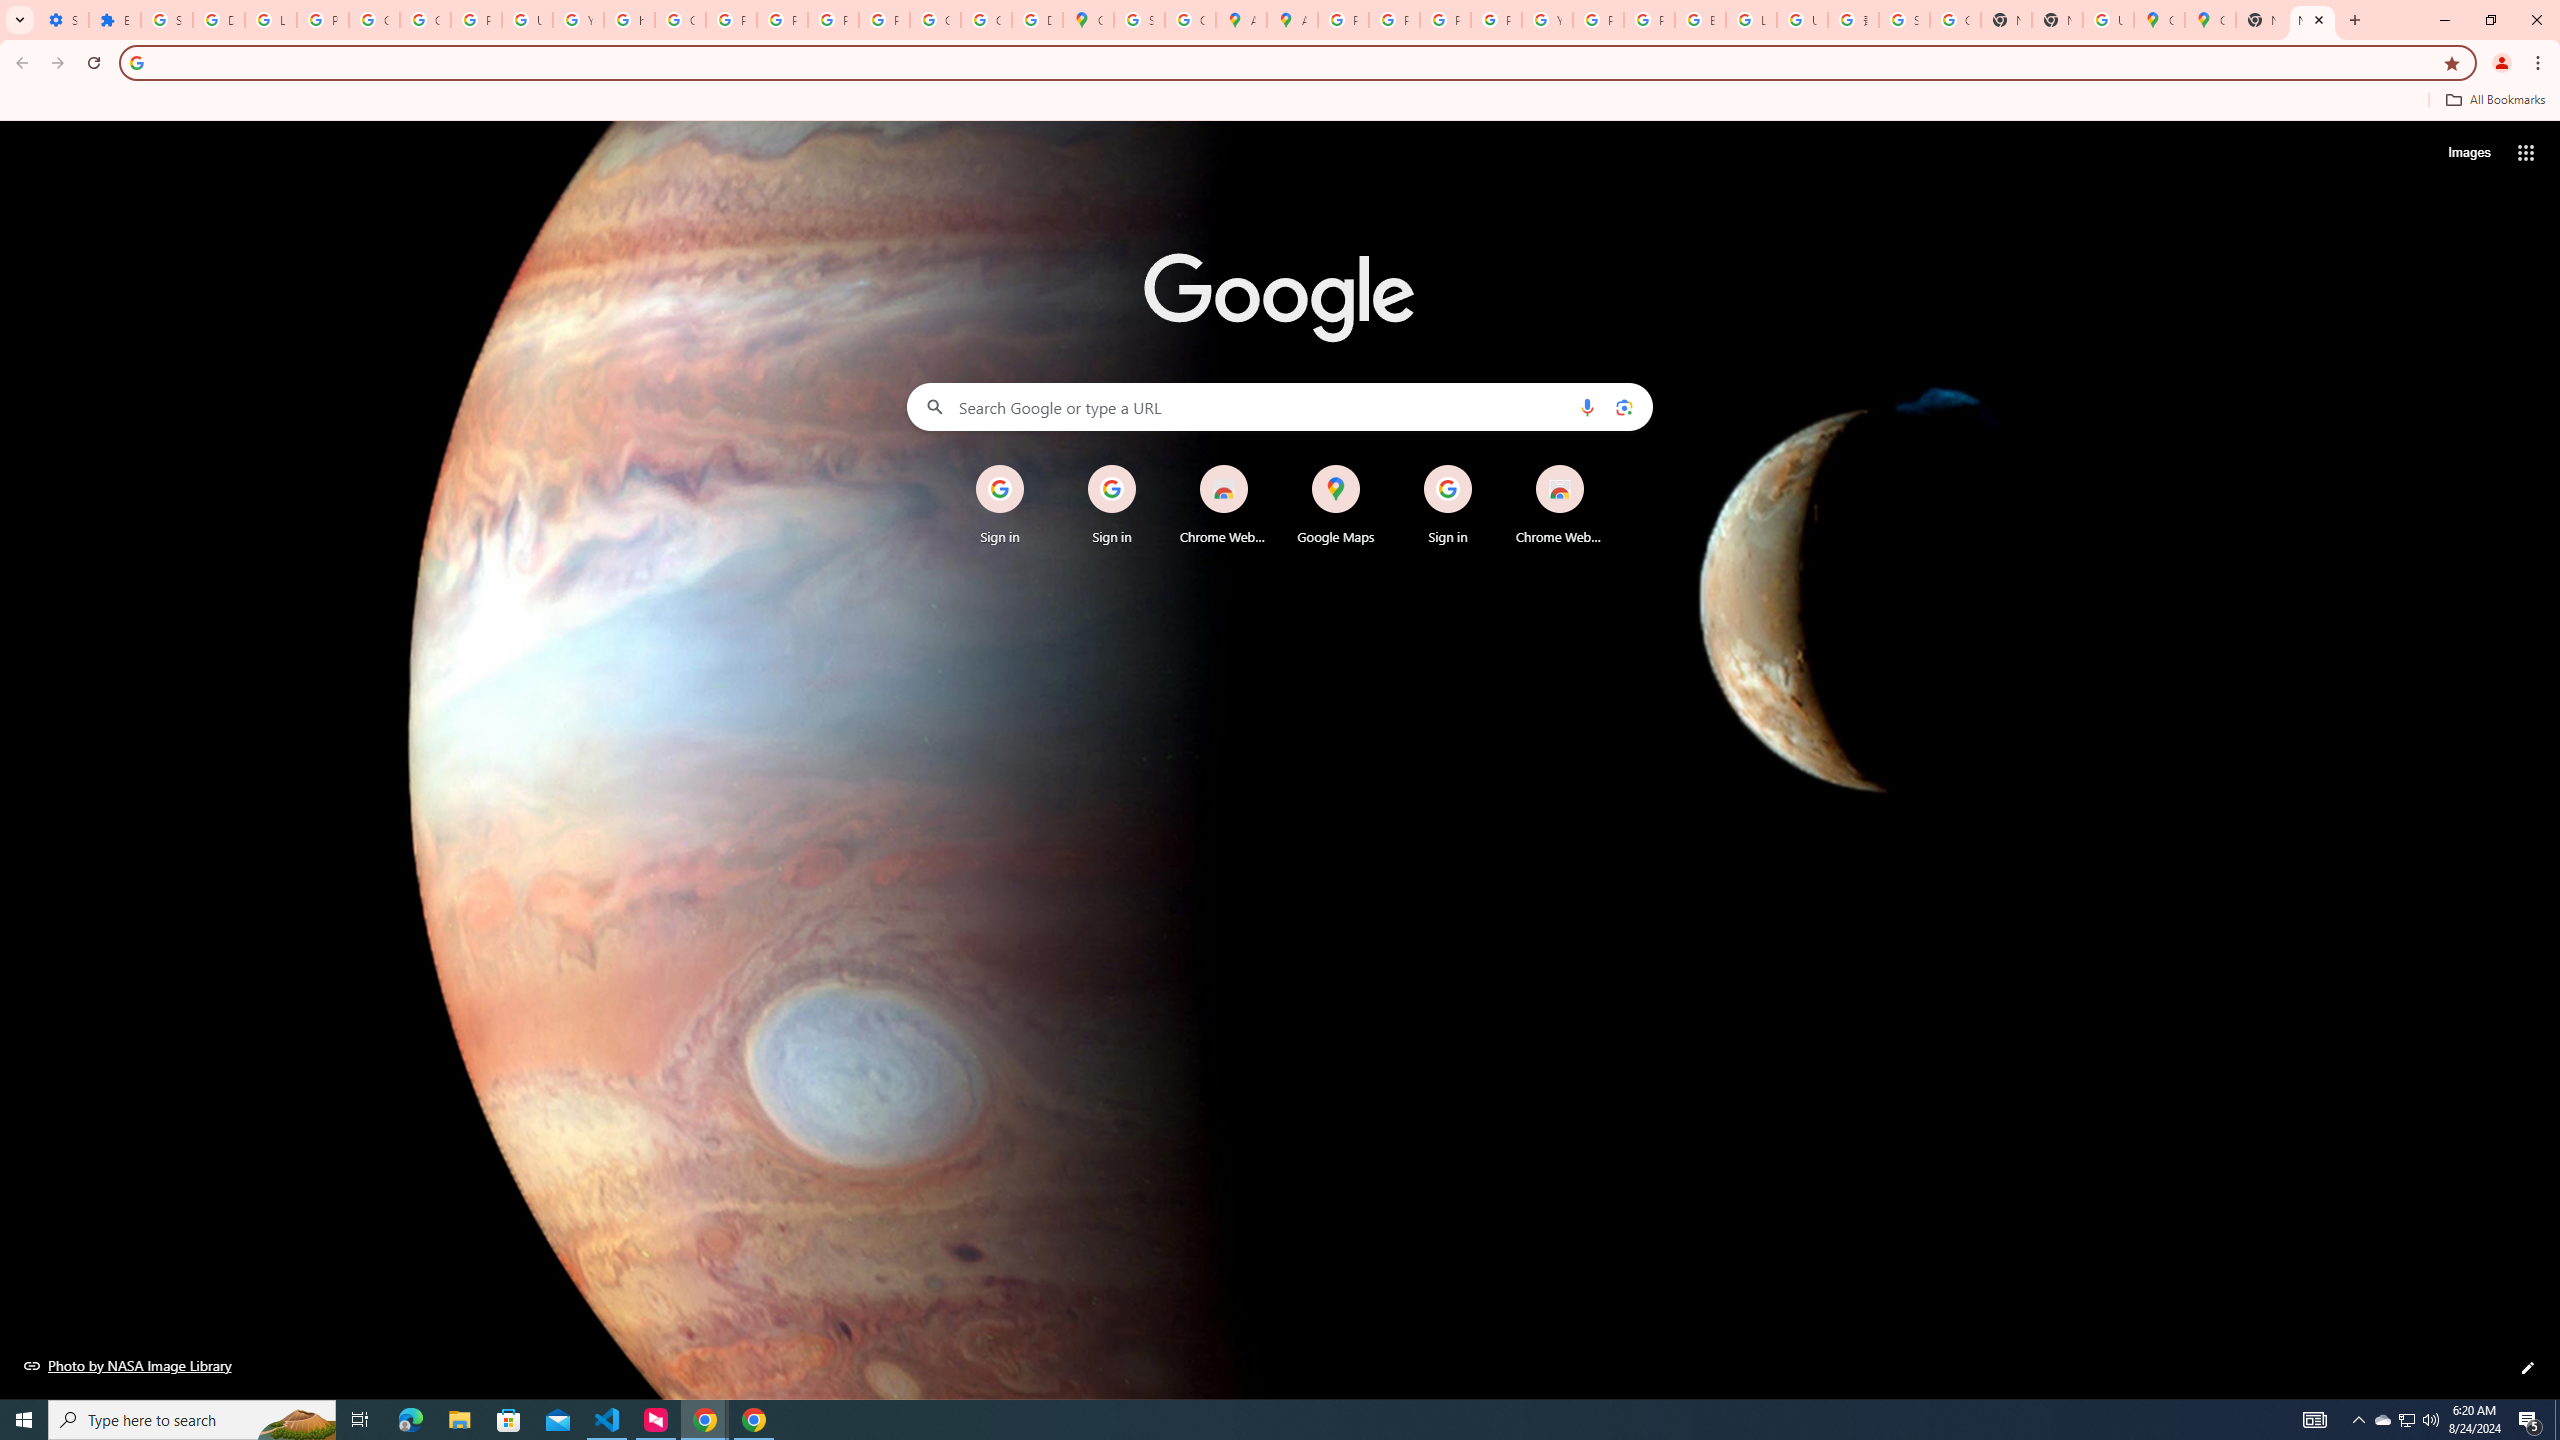 The height and width of the screenshot is (1440, 2560). Describe the element at coordinates (1560, 505) in the screenshot. I see `'Chrome Web Store'` at that location.